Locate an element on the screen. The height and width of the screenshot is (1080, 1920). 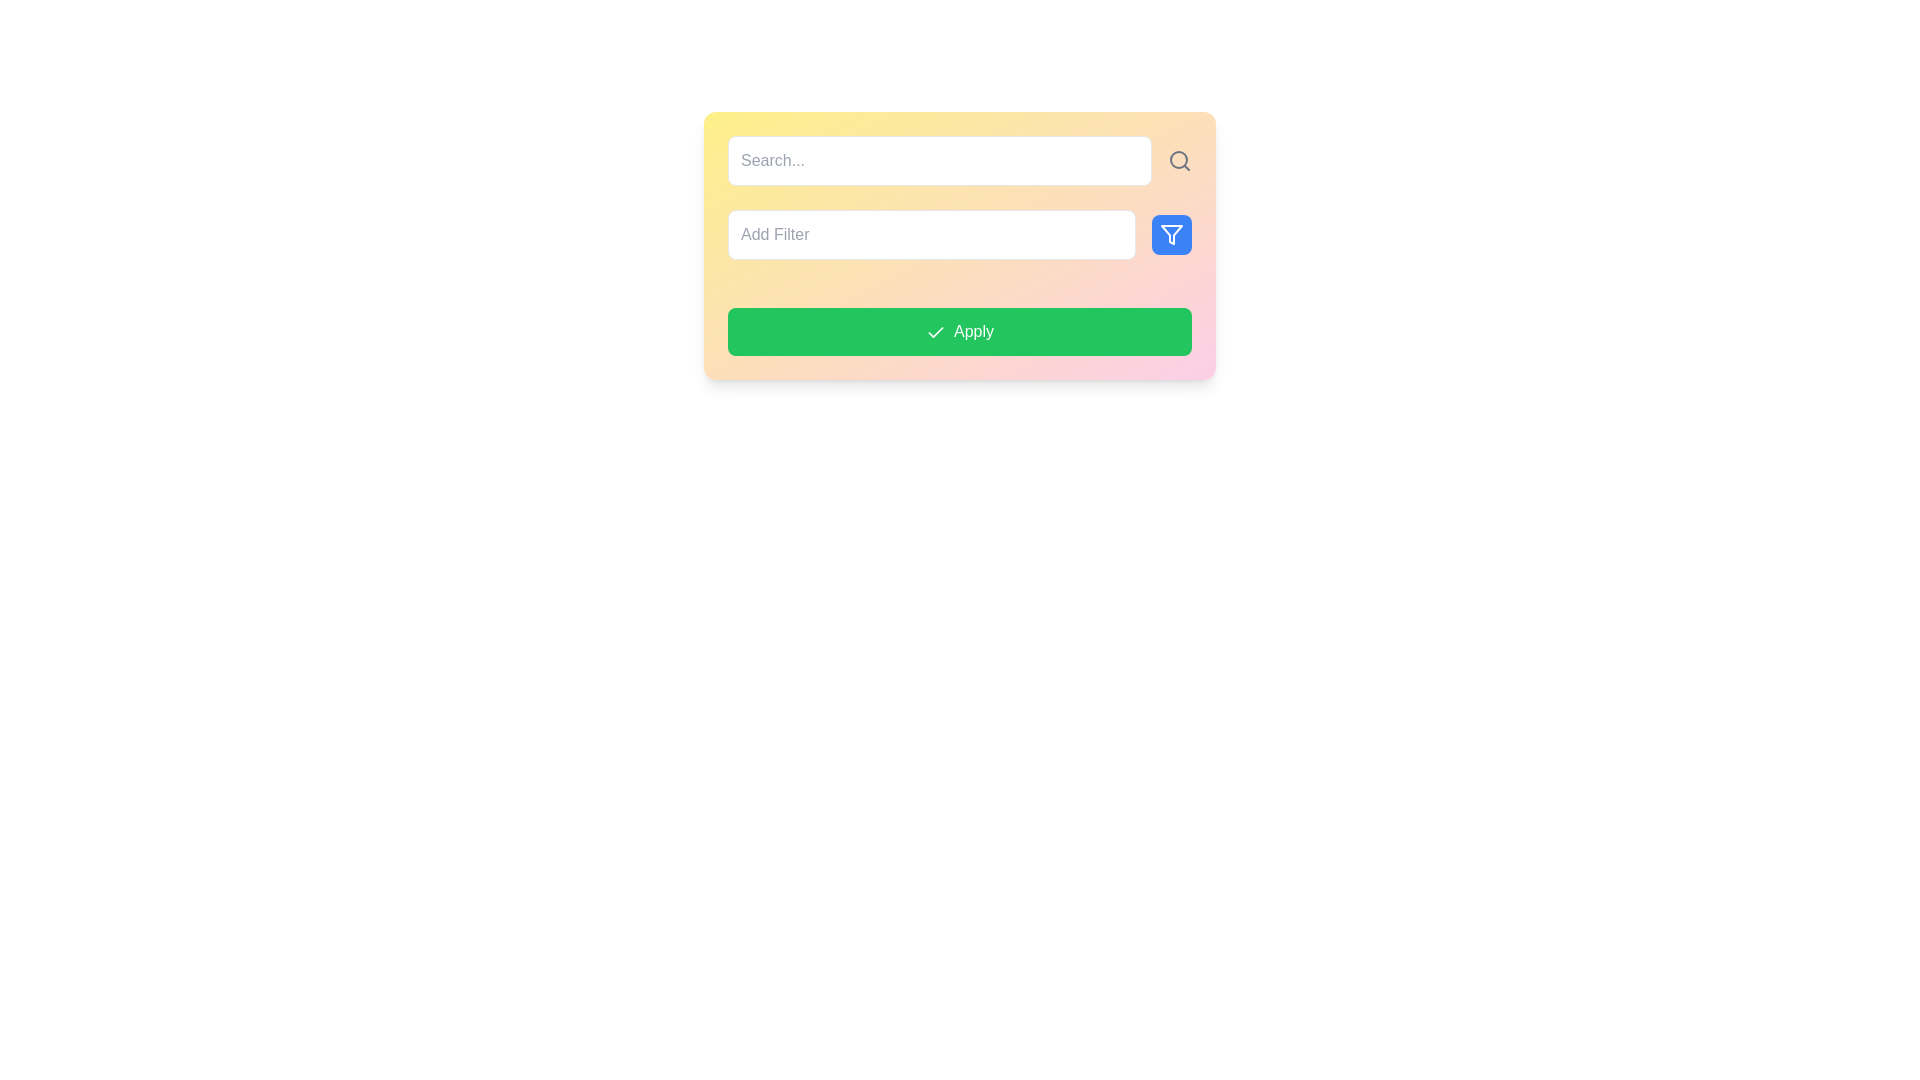
the filter management button, indicated by a funnel icon, located to the far right of the 'Add Filter' input field to observe any hover effects is located at coordinates (1171, 234).